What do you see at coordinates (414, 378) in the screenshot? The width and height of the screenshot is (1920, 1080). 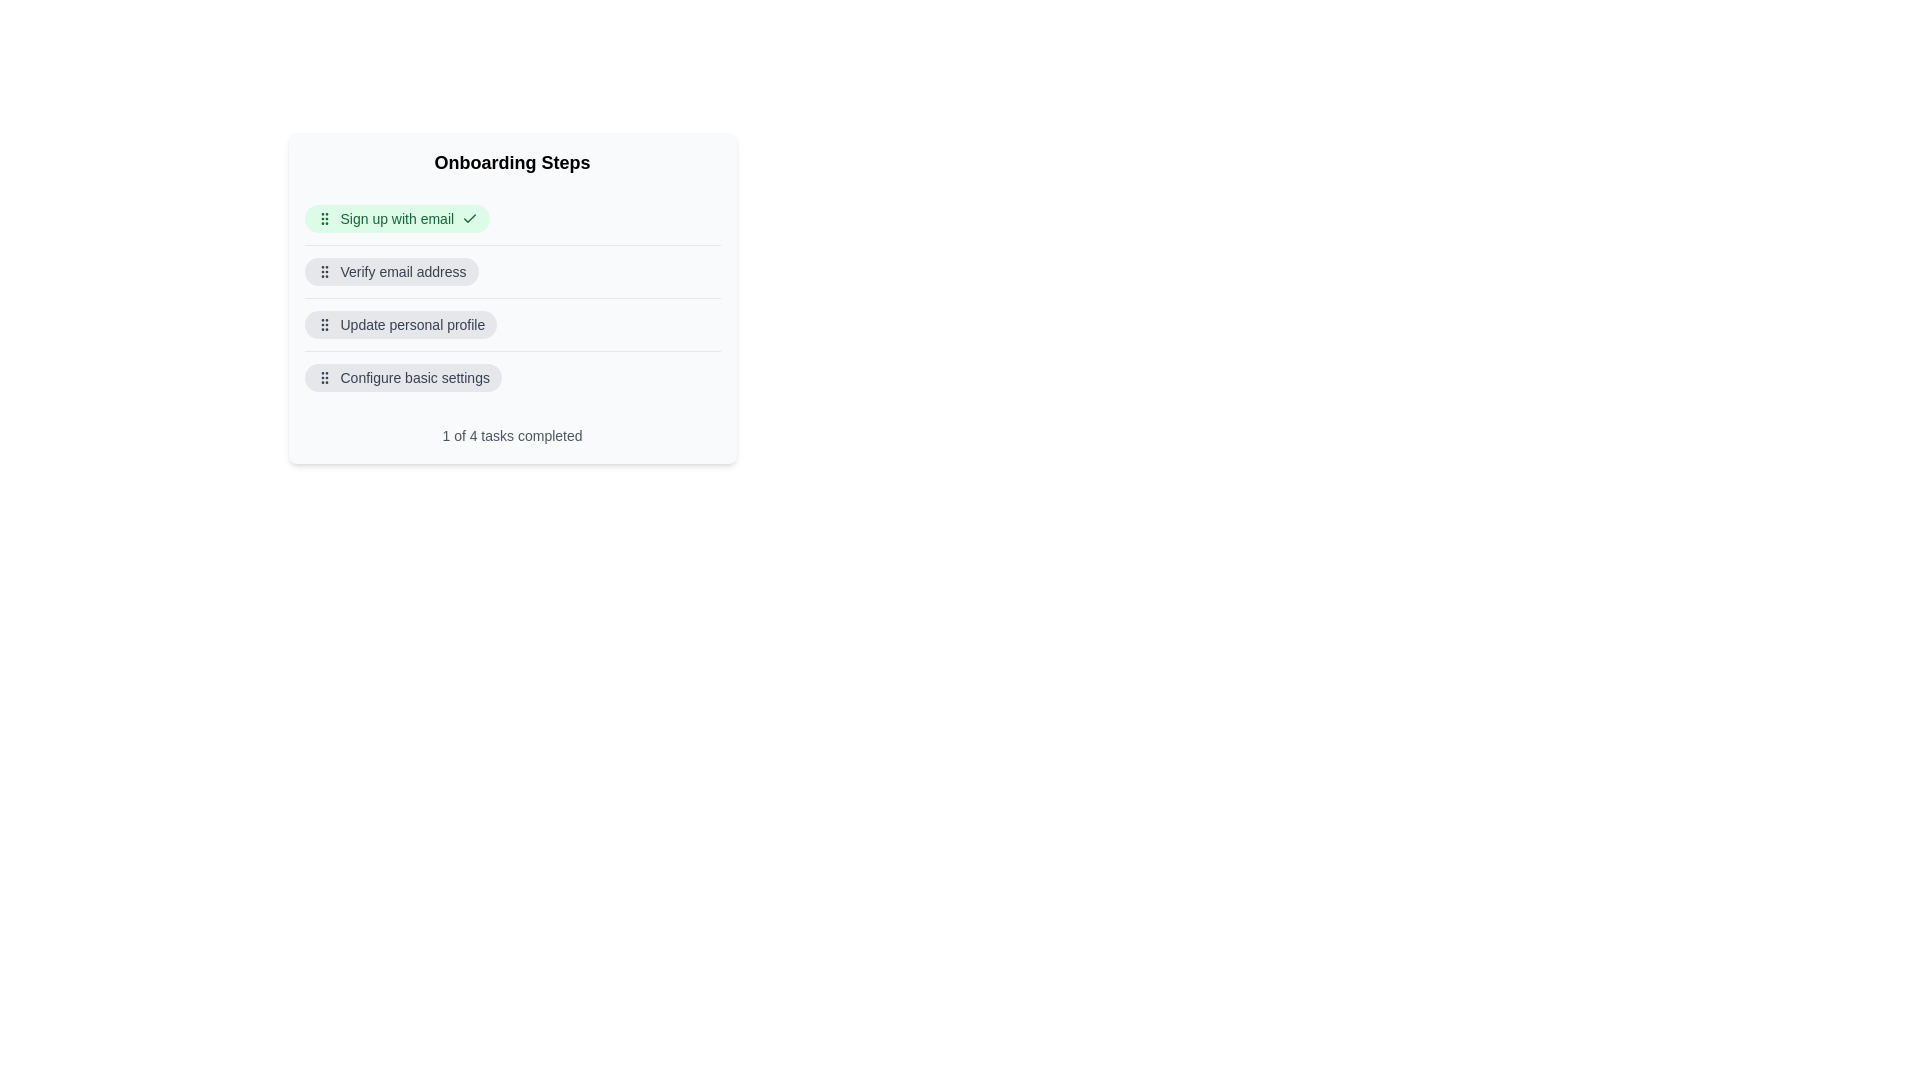 I see `the step title text label indicating the task of configuring basic settings in the onboarding process, which is the last item in the list of onboarding steps` at bounding box center [414, 378].